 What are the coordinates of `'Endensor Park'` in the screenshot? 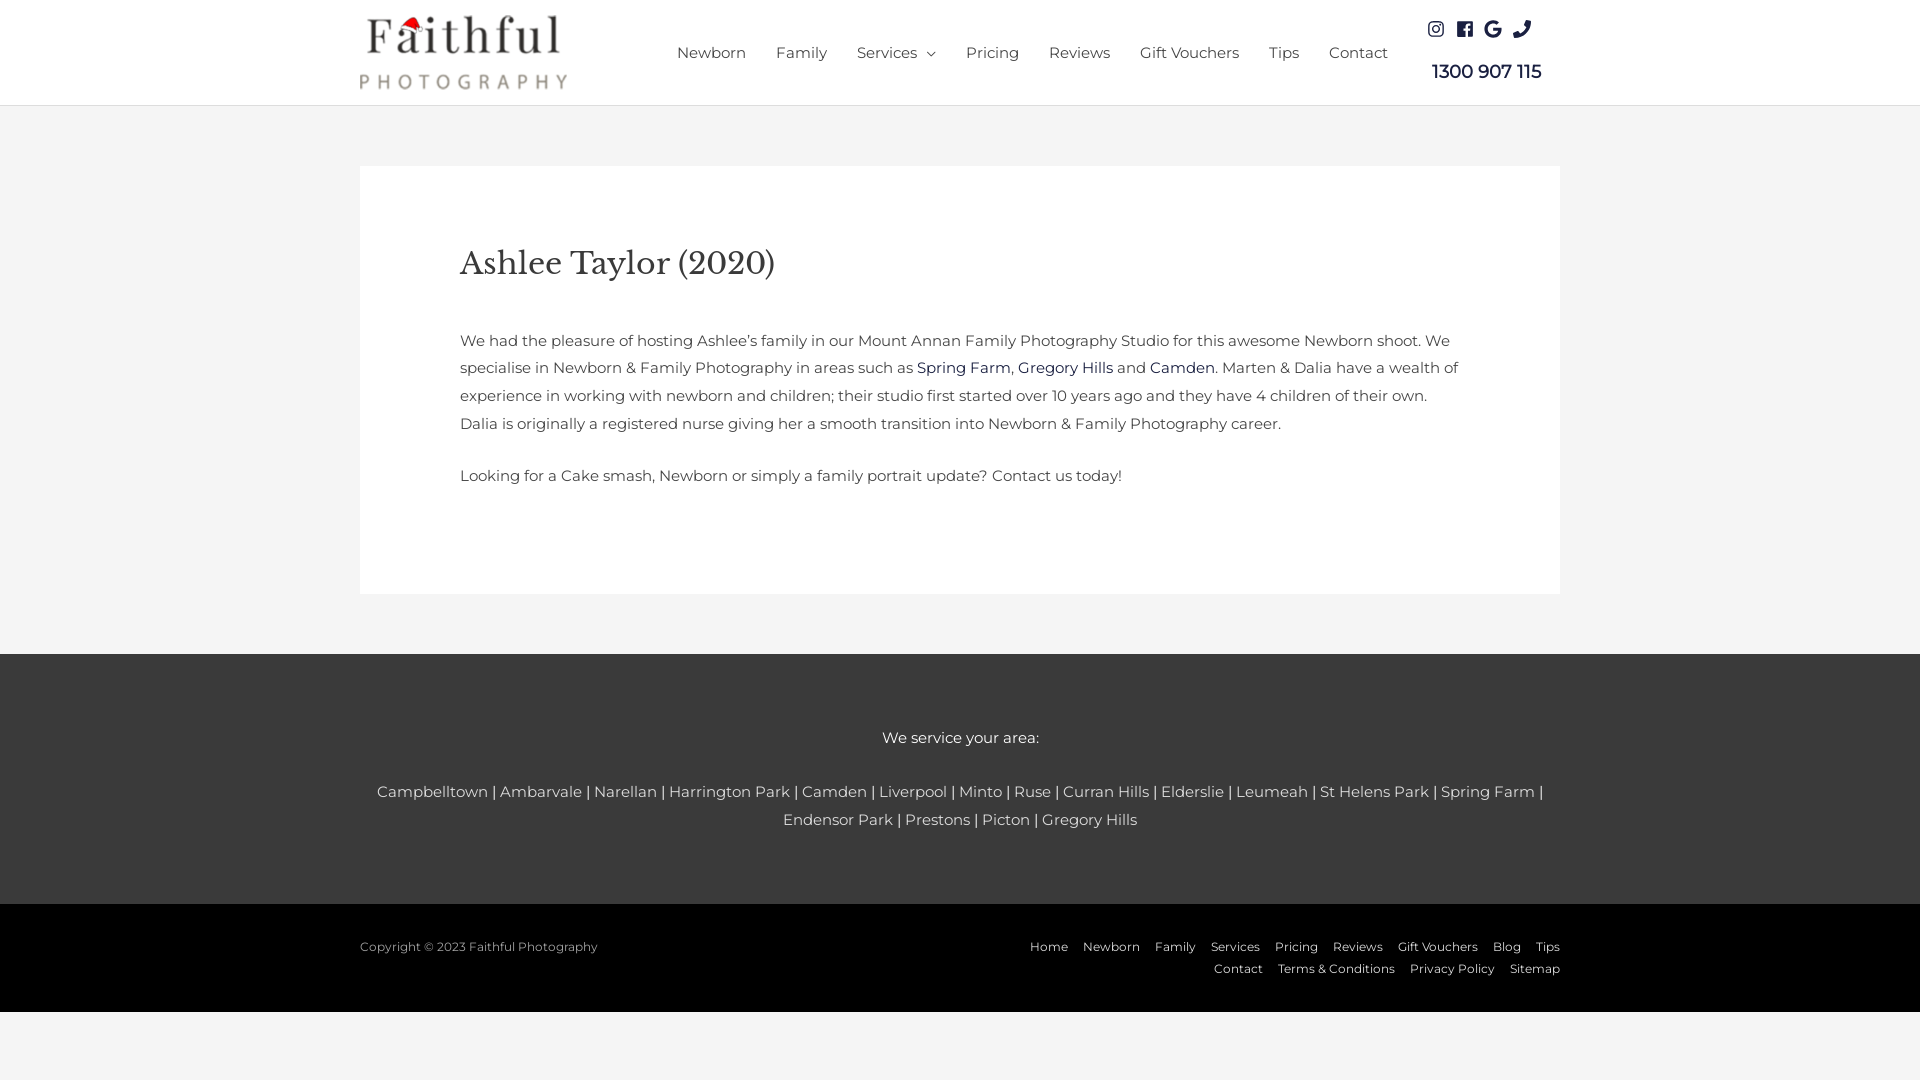 It's located at (781, 819).